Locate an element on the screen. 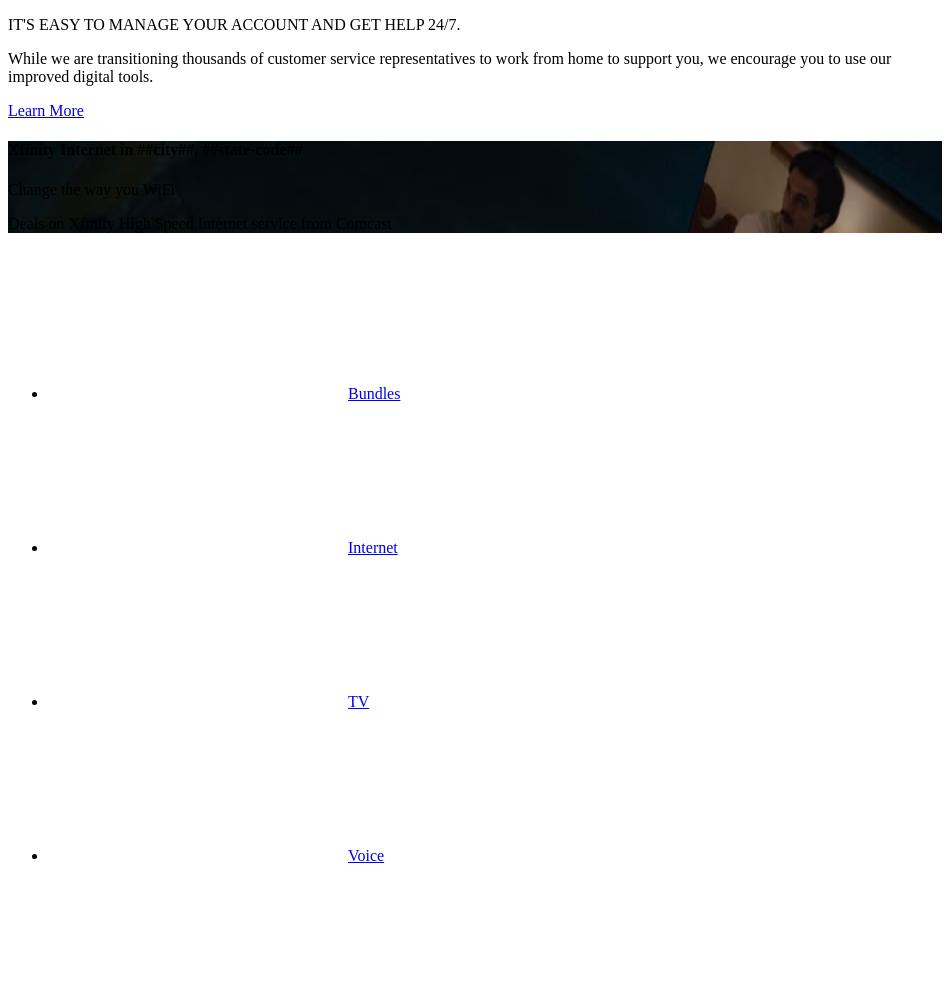 The width and height of the screenshot is (950, 995). 'Internet' is located at coordinates (371, 546).